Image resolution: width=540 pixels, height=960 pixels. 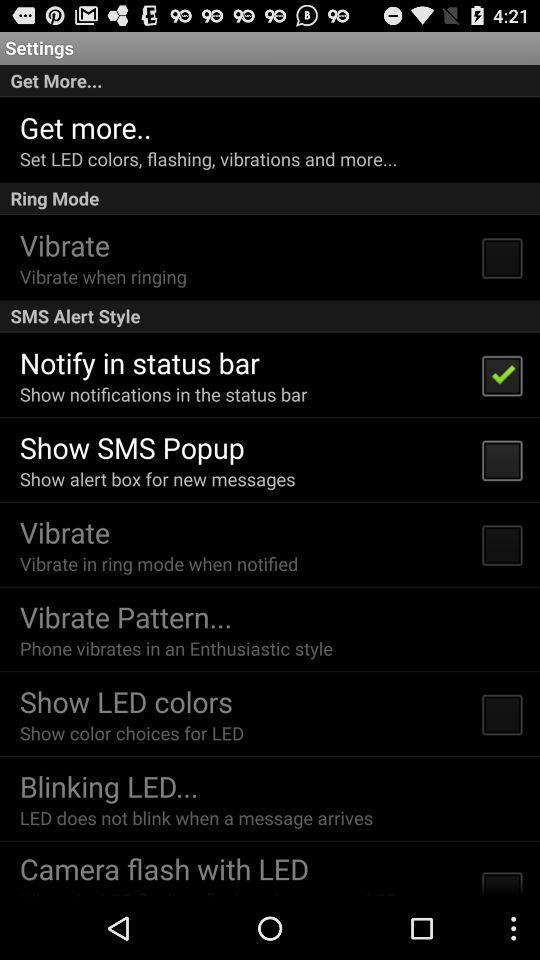 I want to click on vibrate in ring, so click(x=158, y=563).